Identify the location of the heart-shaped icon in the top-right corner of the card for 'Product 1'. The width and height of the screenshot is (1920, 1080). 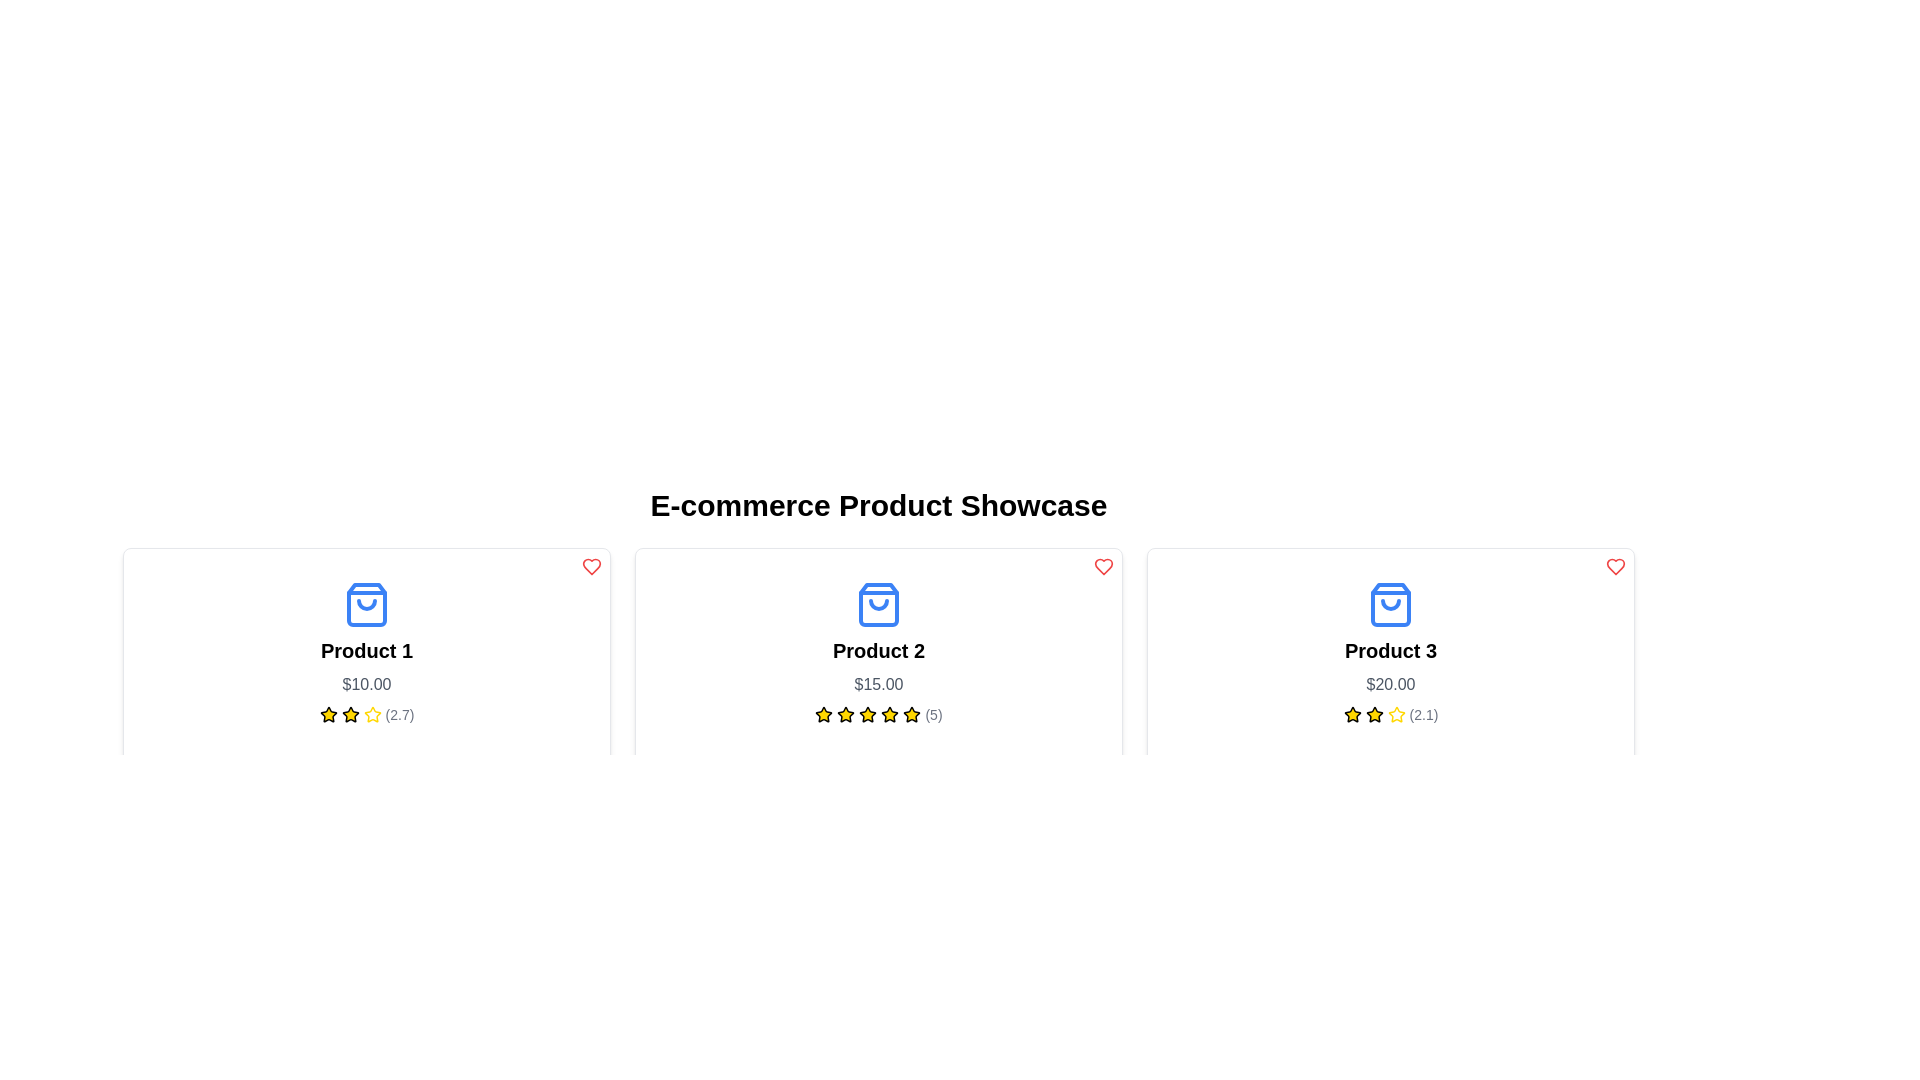
(1103, 567).